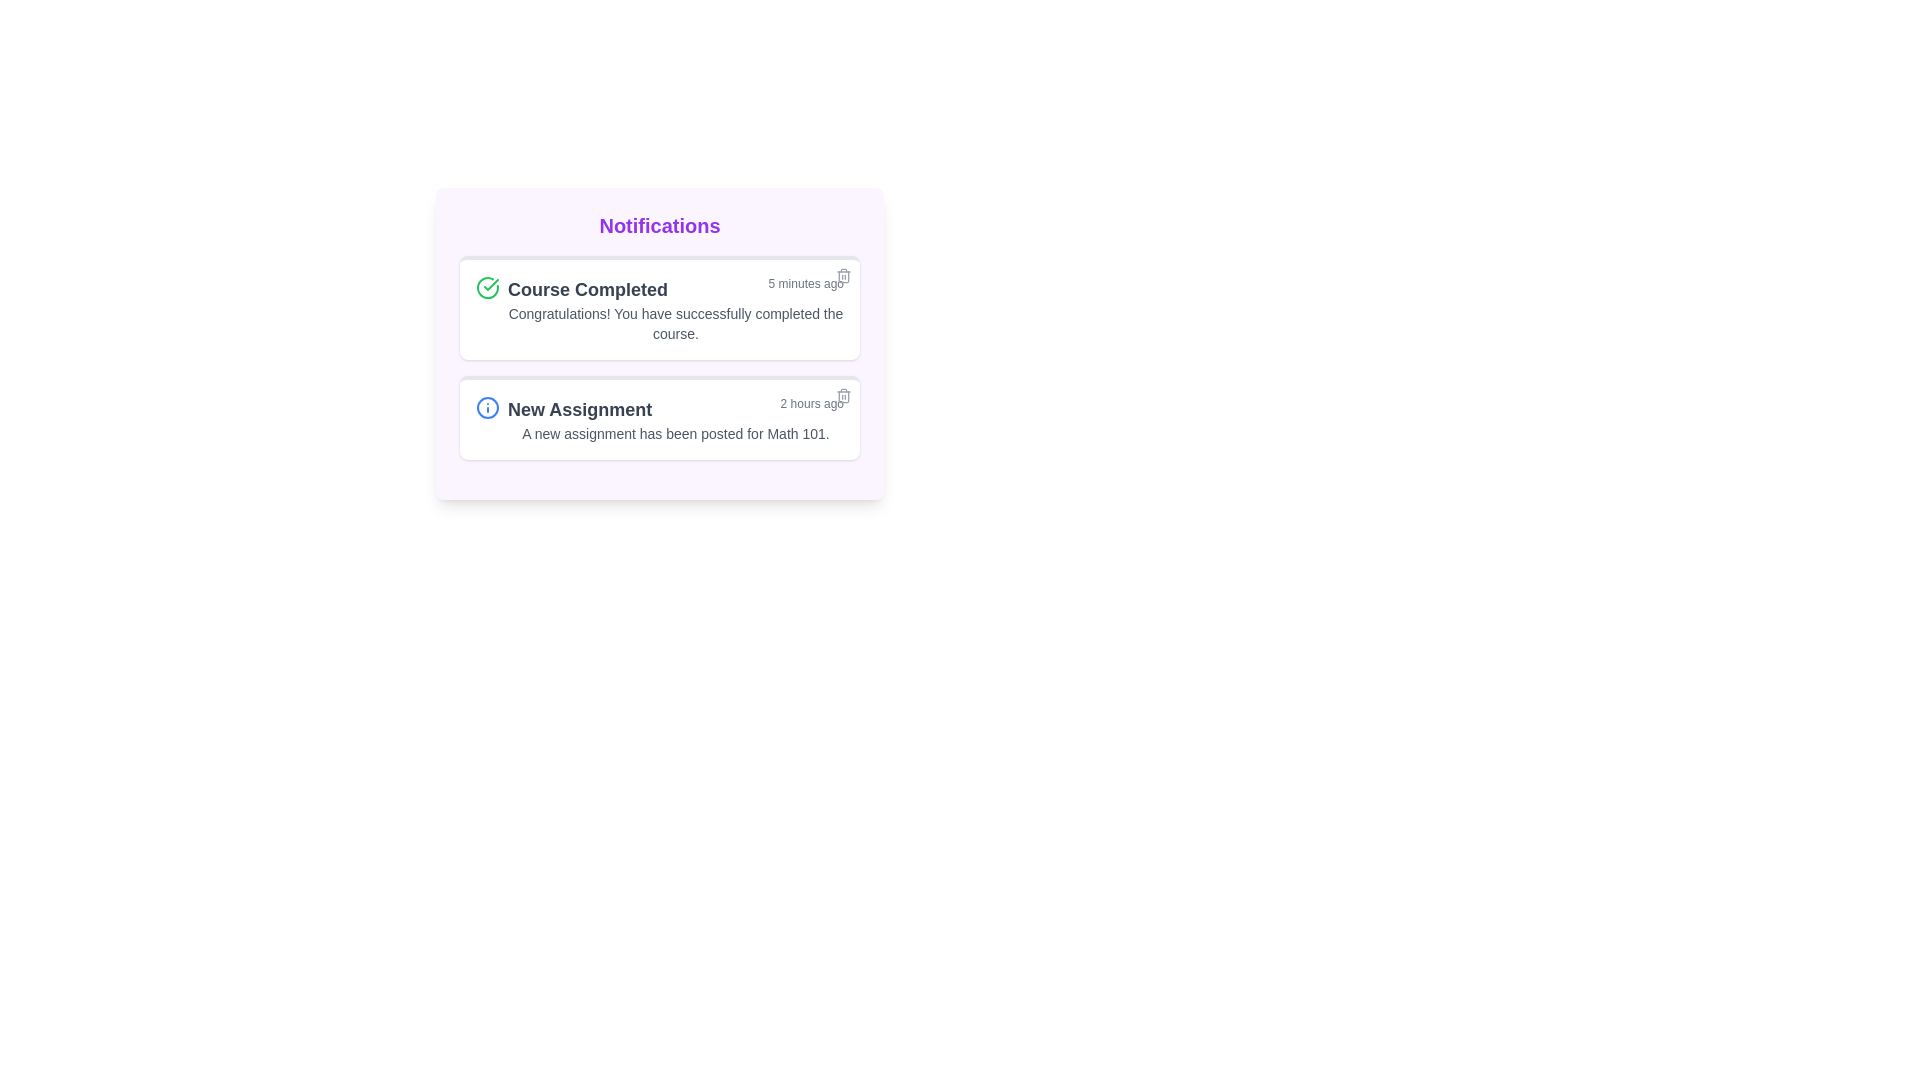 The width and height of the screenshot is (1920, 1080). What do you see at coordinates (488, 288) in the screenshot?
I see `the vector graphic element indicating confirmation or success status, located to the left of the text 'Congratulations! You have successfully completed the course.' in the notification card` at bounding box center [488, 288].